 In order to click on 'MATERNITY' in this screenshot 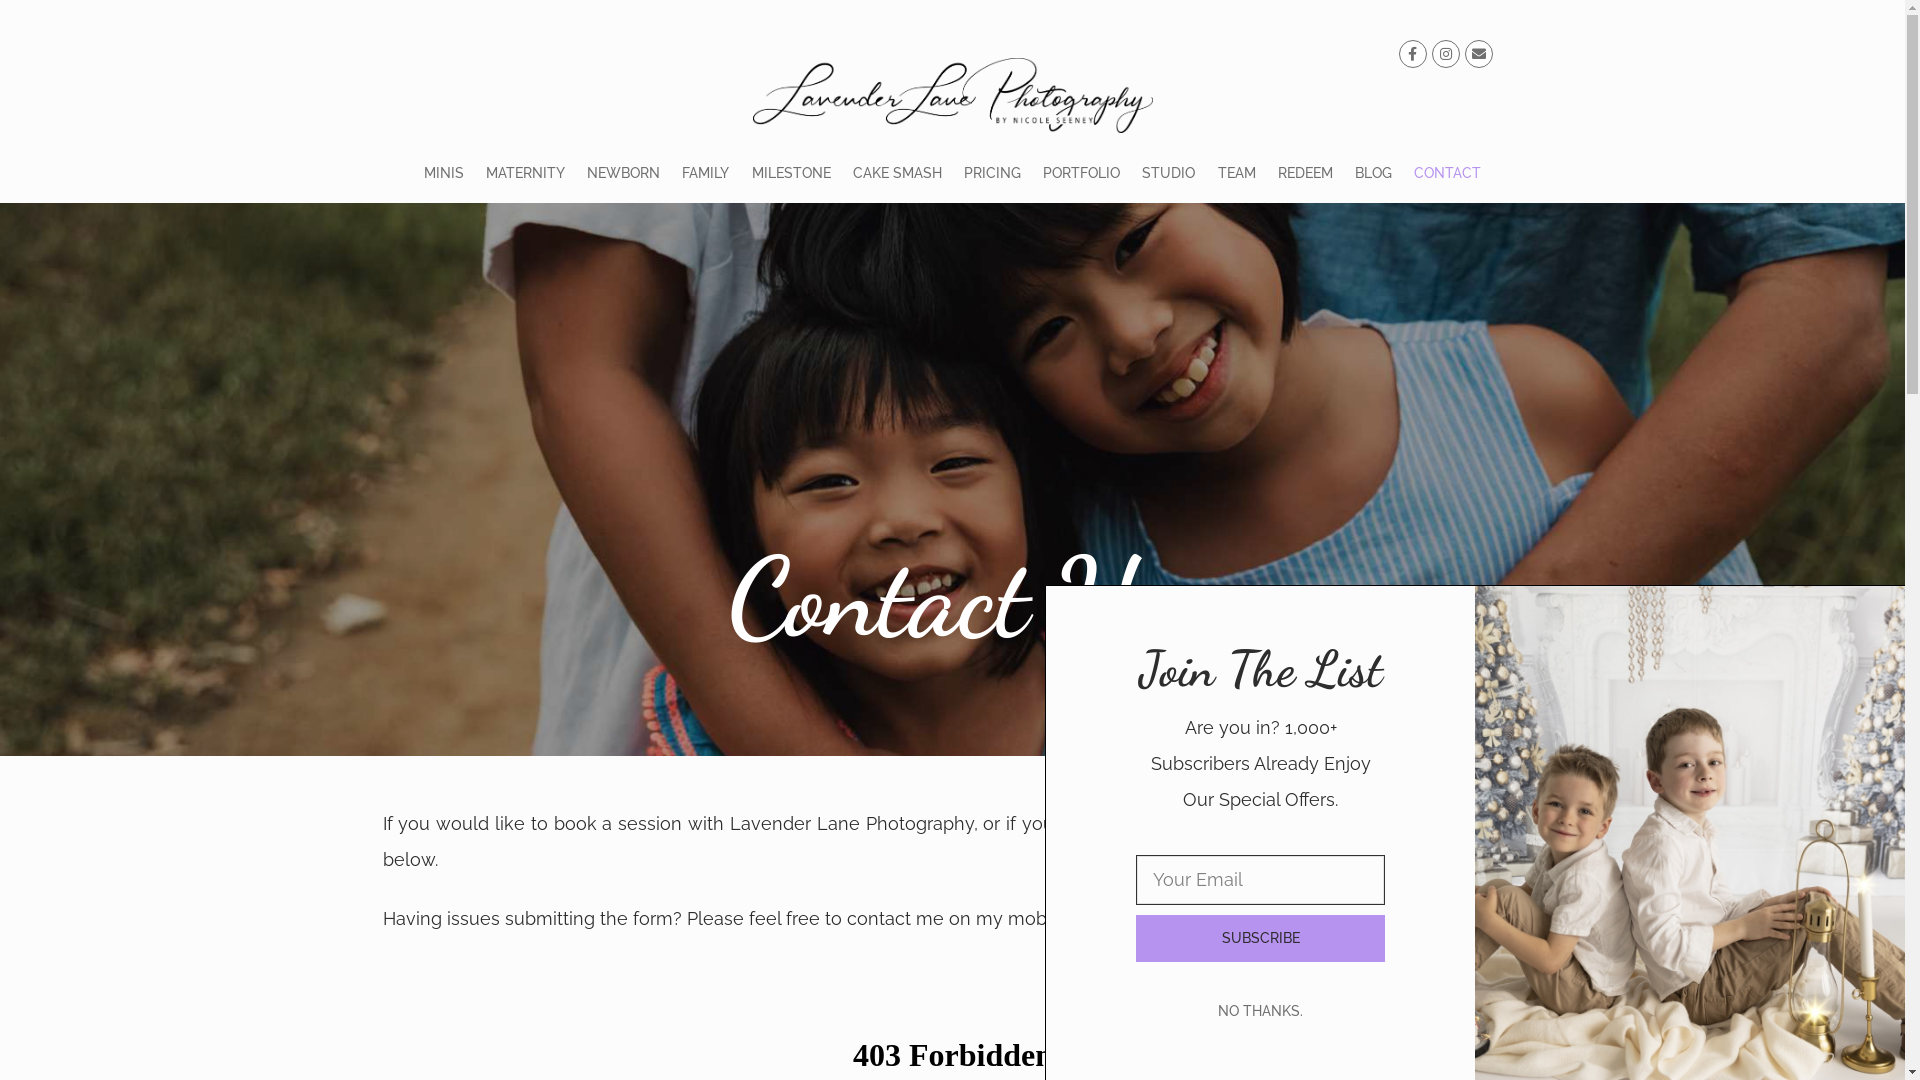, I will do `click(525, 172)`.